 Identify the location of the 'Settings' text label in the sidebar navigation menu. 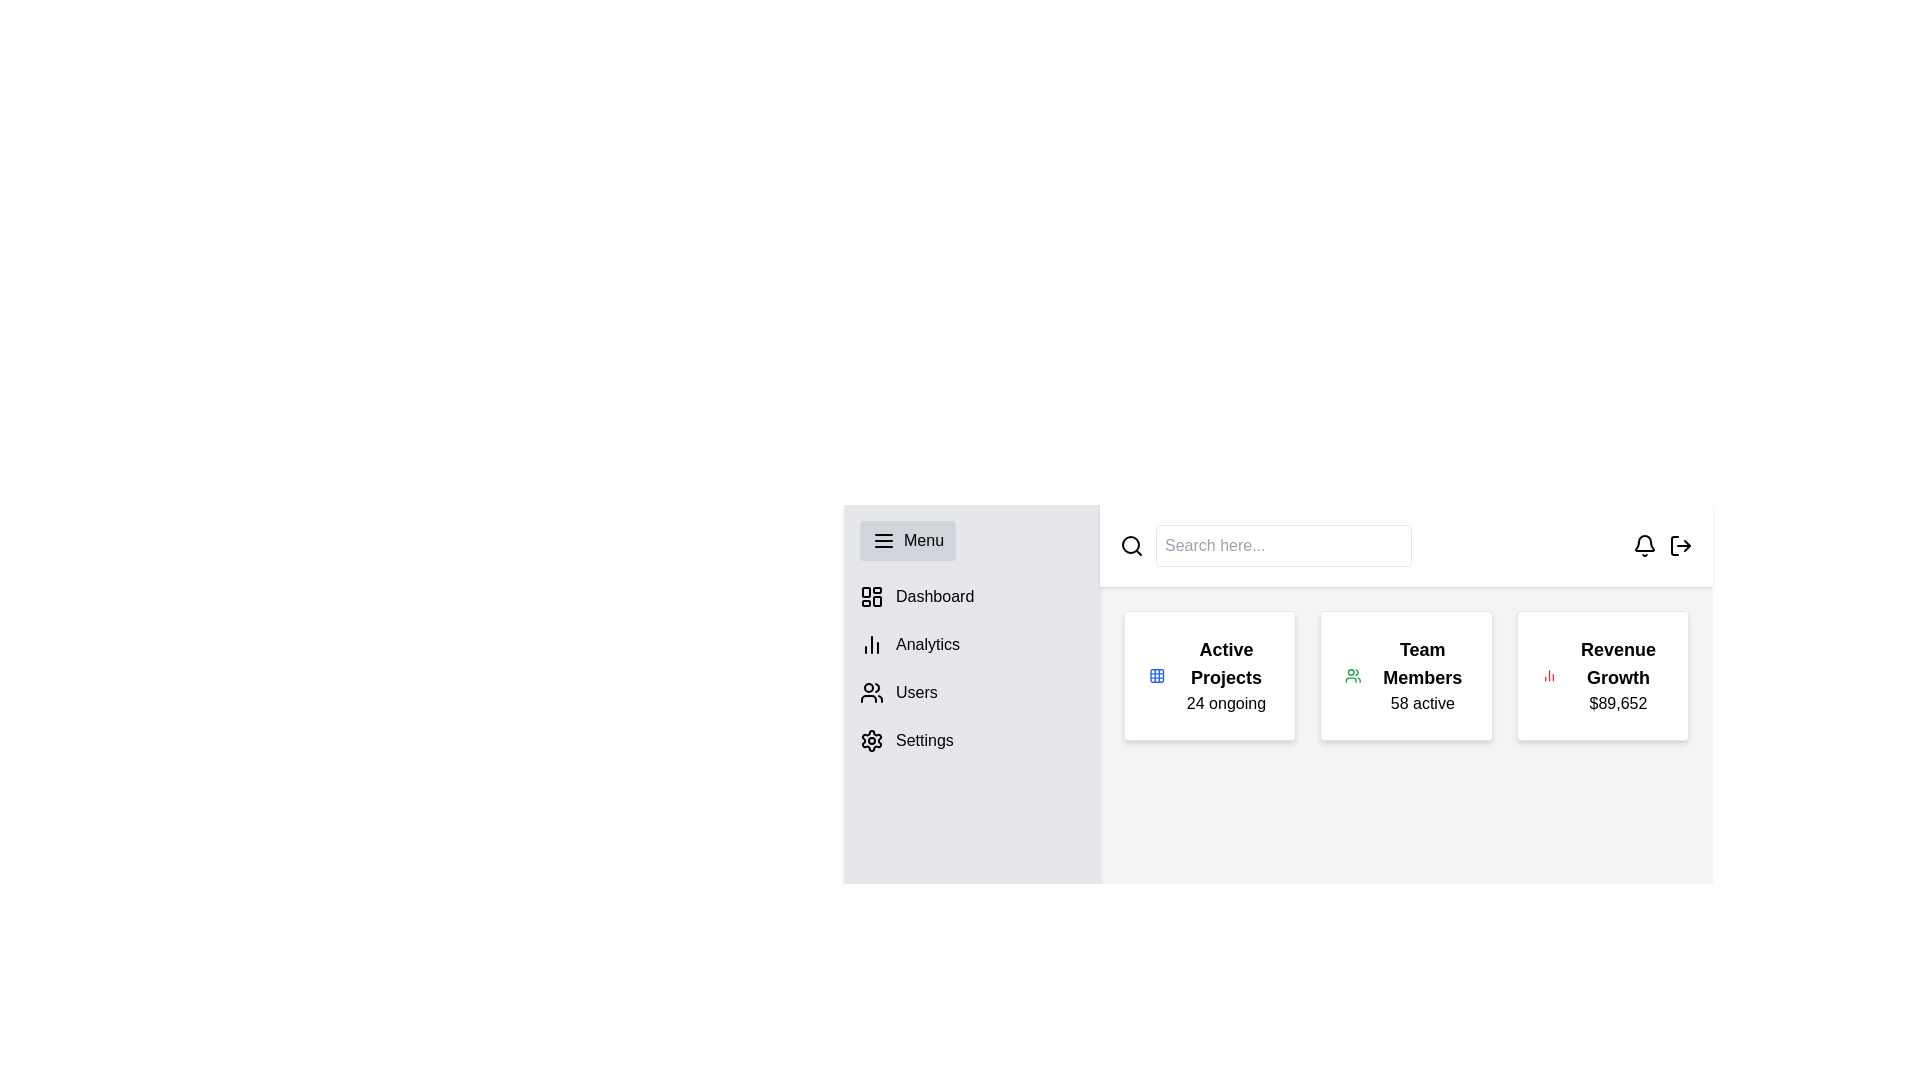
(923, 740).